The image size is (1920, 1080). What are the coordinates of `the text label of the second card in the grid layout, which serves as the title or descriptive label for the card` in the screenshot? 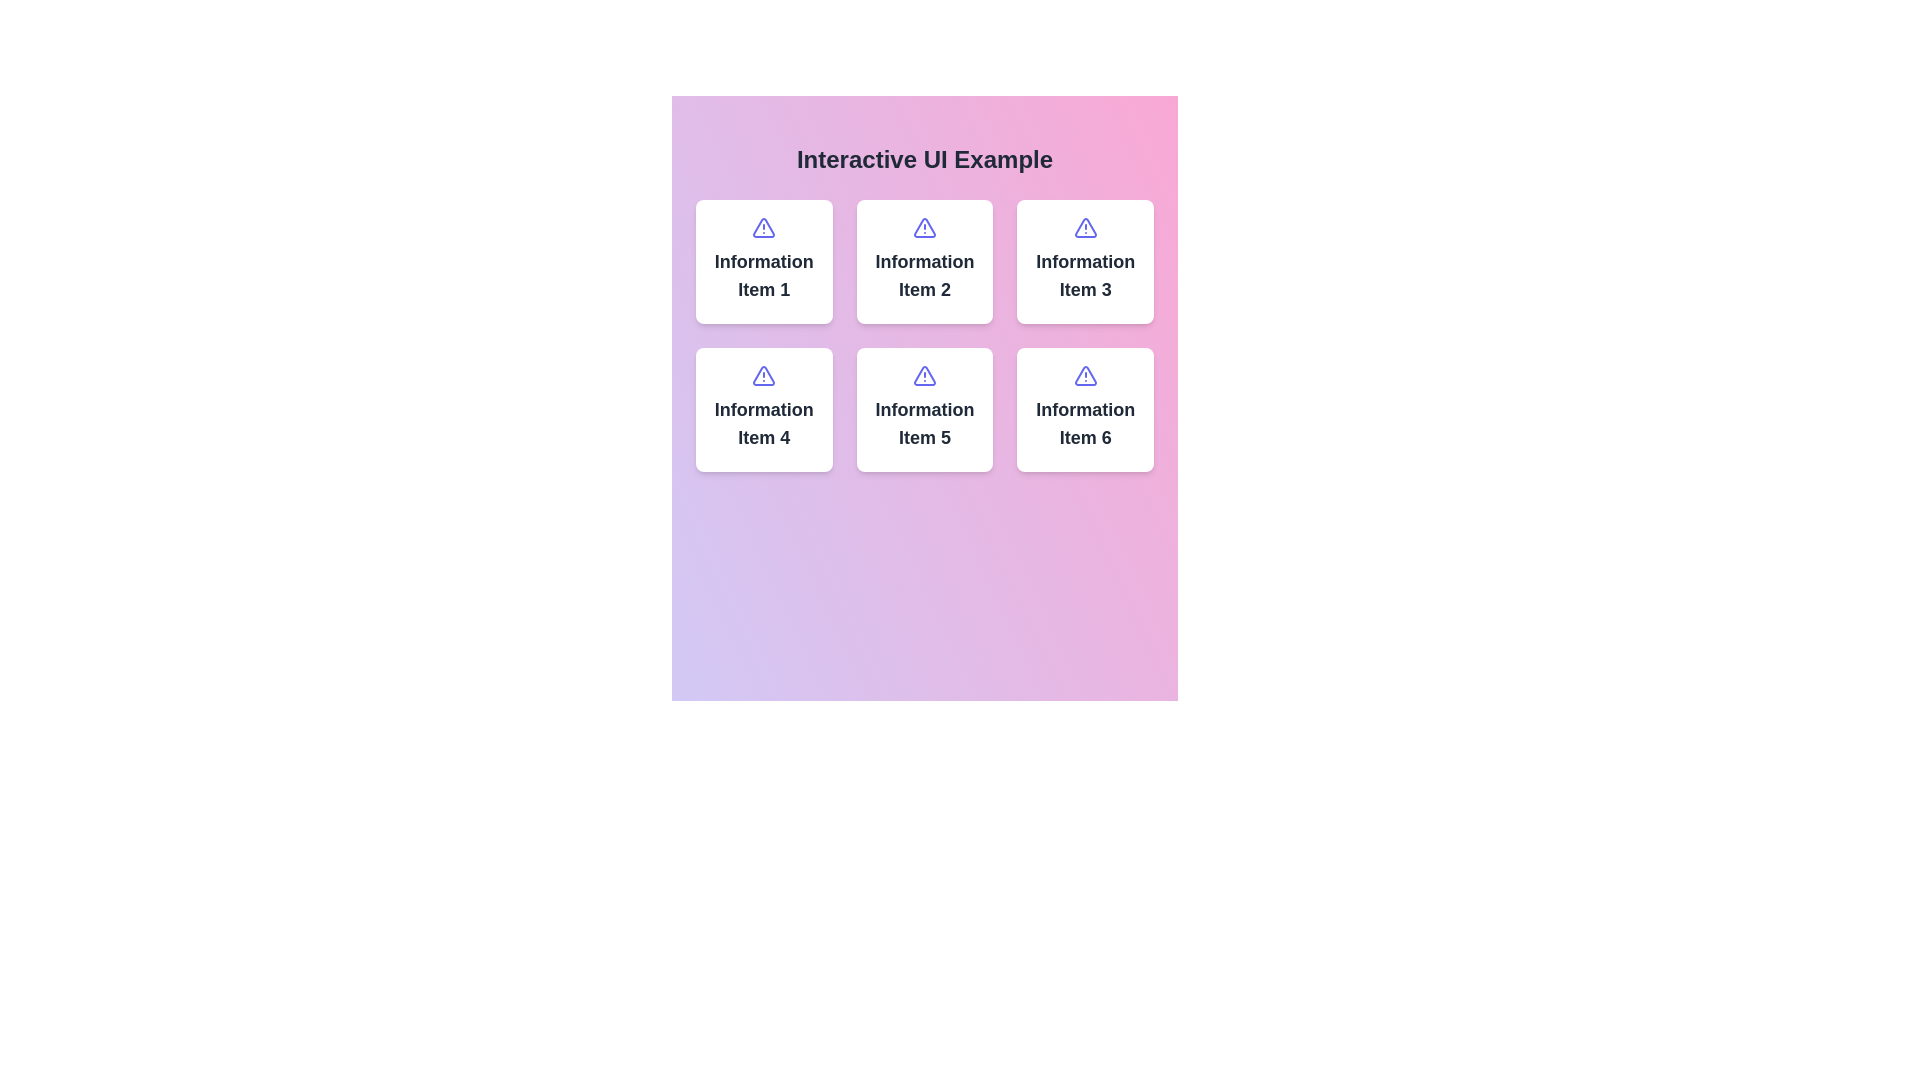 It's located at (924, 276).